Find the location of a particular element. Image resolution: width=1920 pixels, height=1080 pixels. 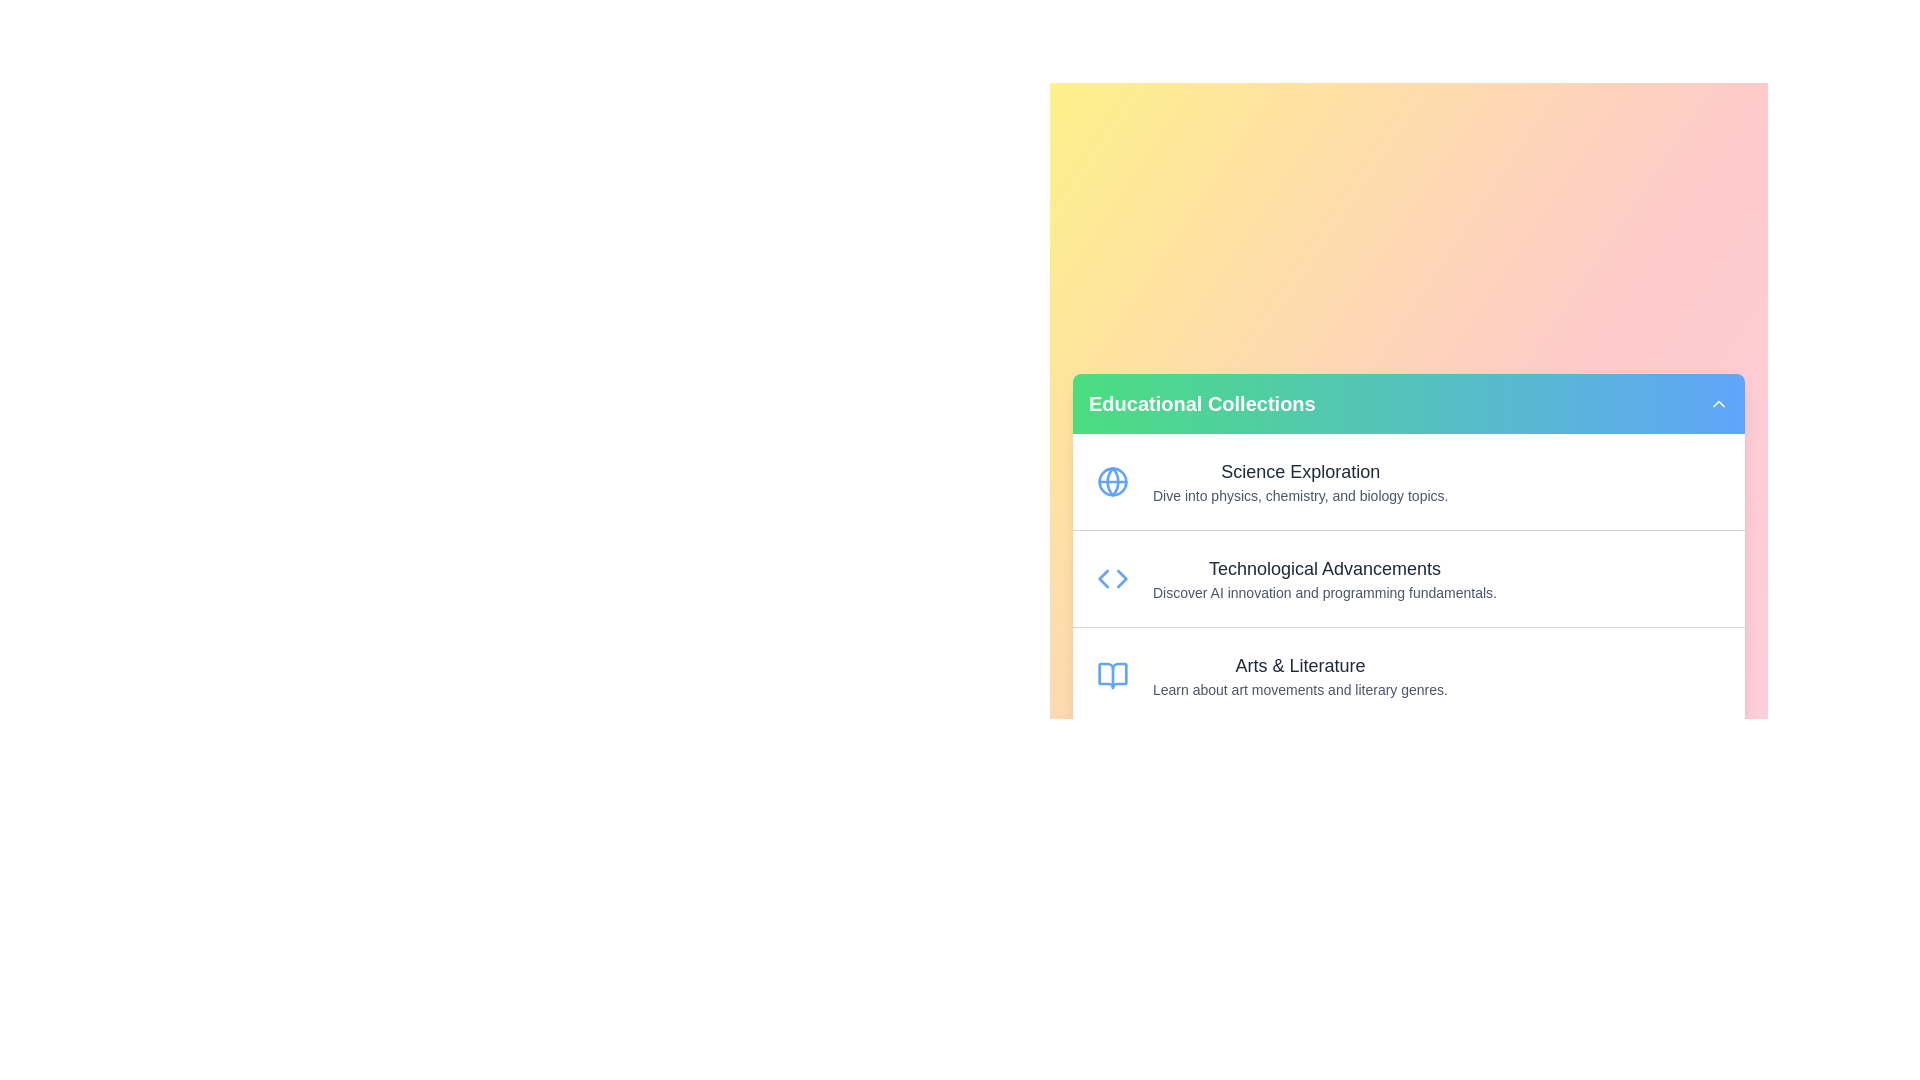

the item labeled 'Technological Advancements' in the list to observe visual feedback is located at coordinates (1408, 578).